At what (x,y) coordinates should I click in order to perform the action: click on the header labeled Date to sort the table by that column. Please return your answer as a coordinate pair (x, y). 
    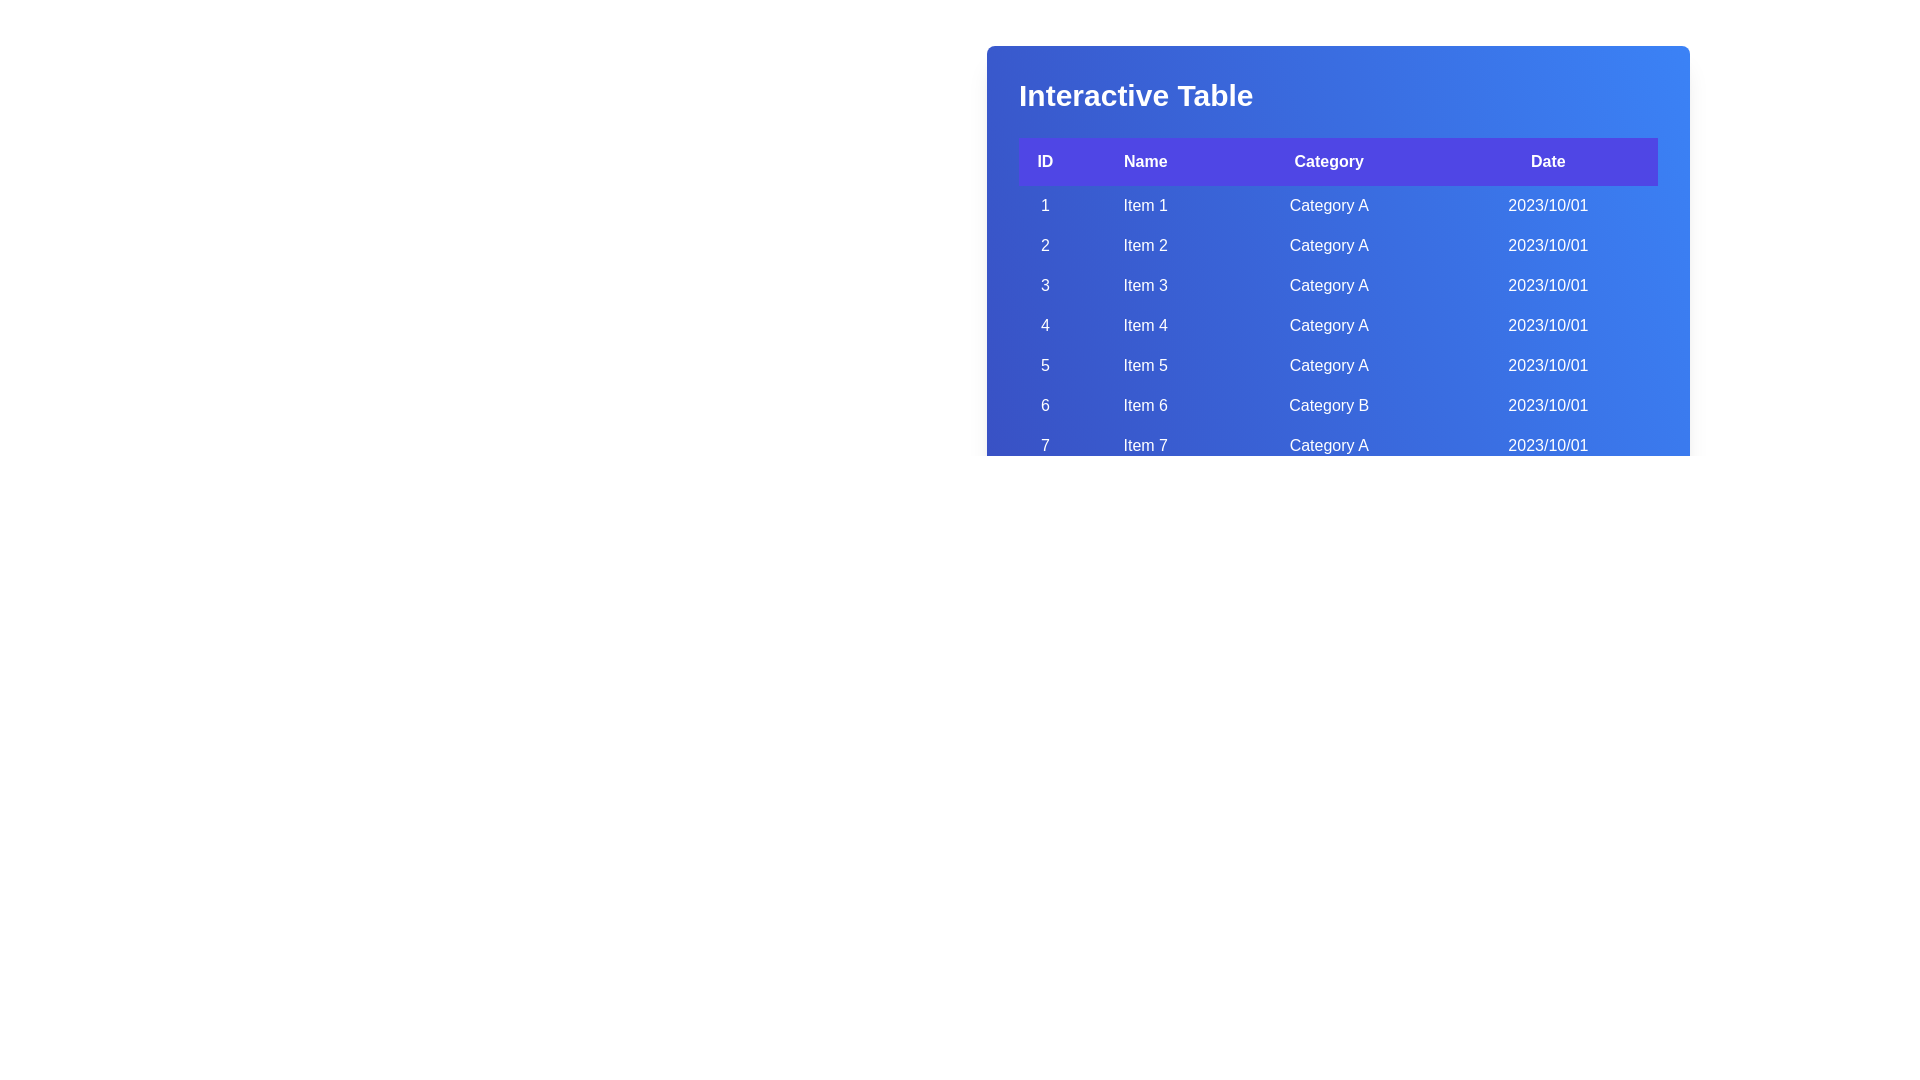
    Looking at the image, I should click on (1547, 161).